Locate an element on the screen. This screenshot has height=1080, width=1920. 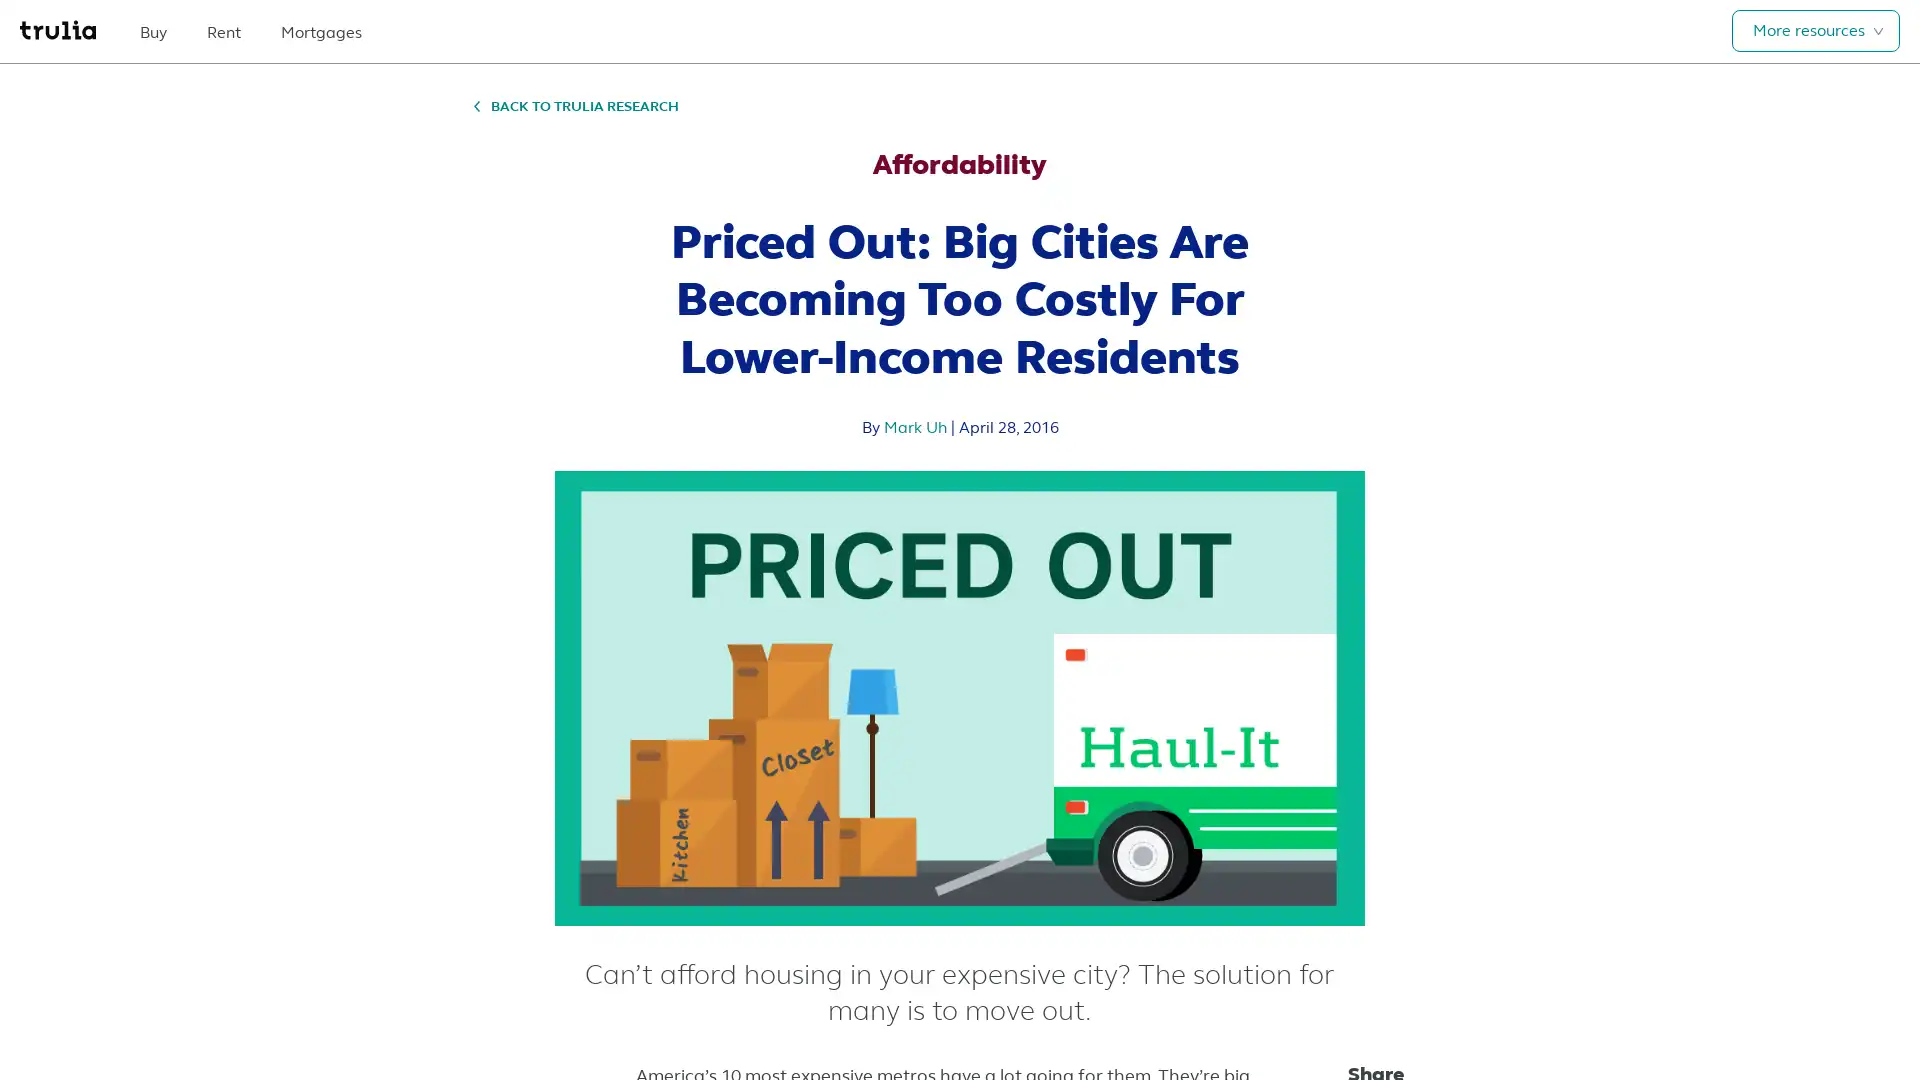
More resources is located at coordinates (1815, 30).